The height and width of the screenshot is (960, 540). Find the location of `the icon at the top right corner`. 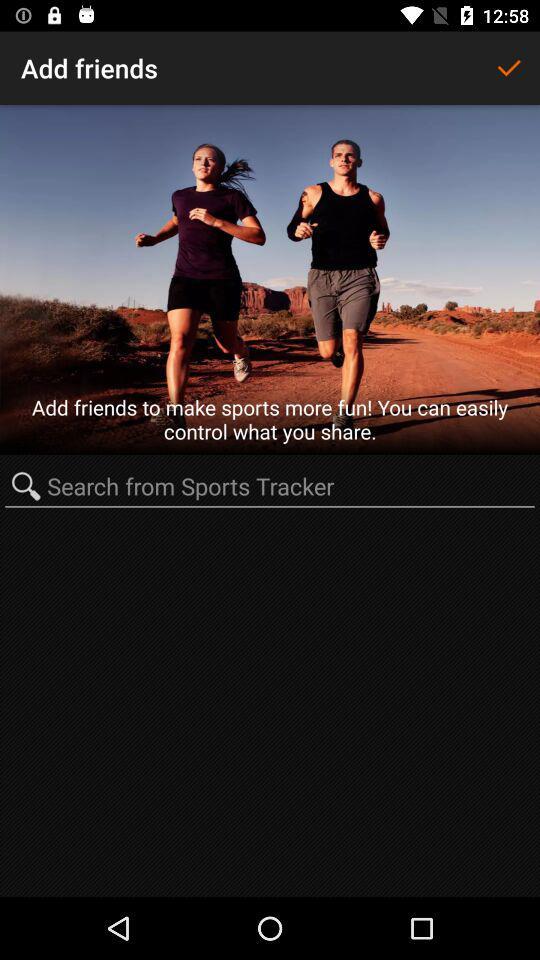

the icon at the top right corner is located at coordinates (508, 68).